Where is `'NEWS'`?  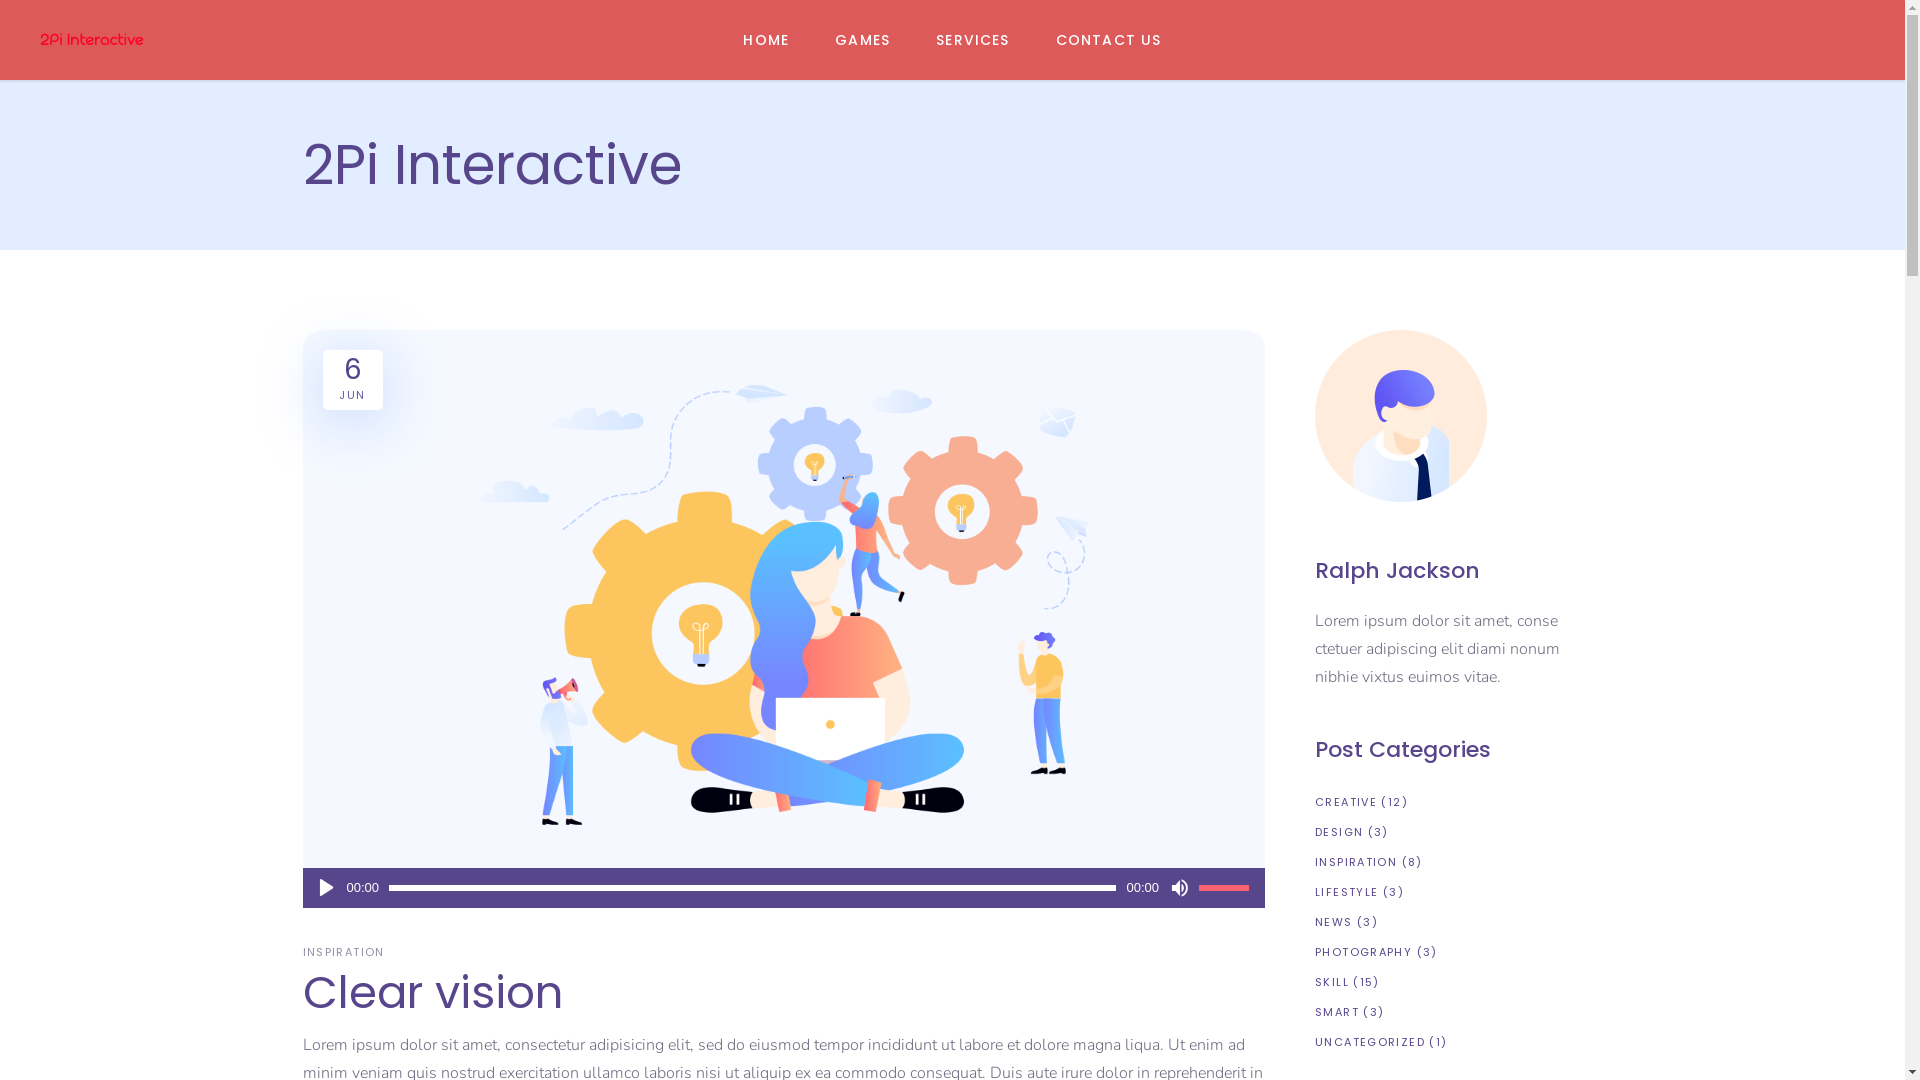
'NEWS' is located at coordinates (1334, 921).